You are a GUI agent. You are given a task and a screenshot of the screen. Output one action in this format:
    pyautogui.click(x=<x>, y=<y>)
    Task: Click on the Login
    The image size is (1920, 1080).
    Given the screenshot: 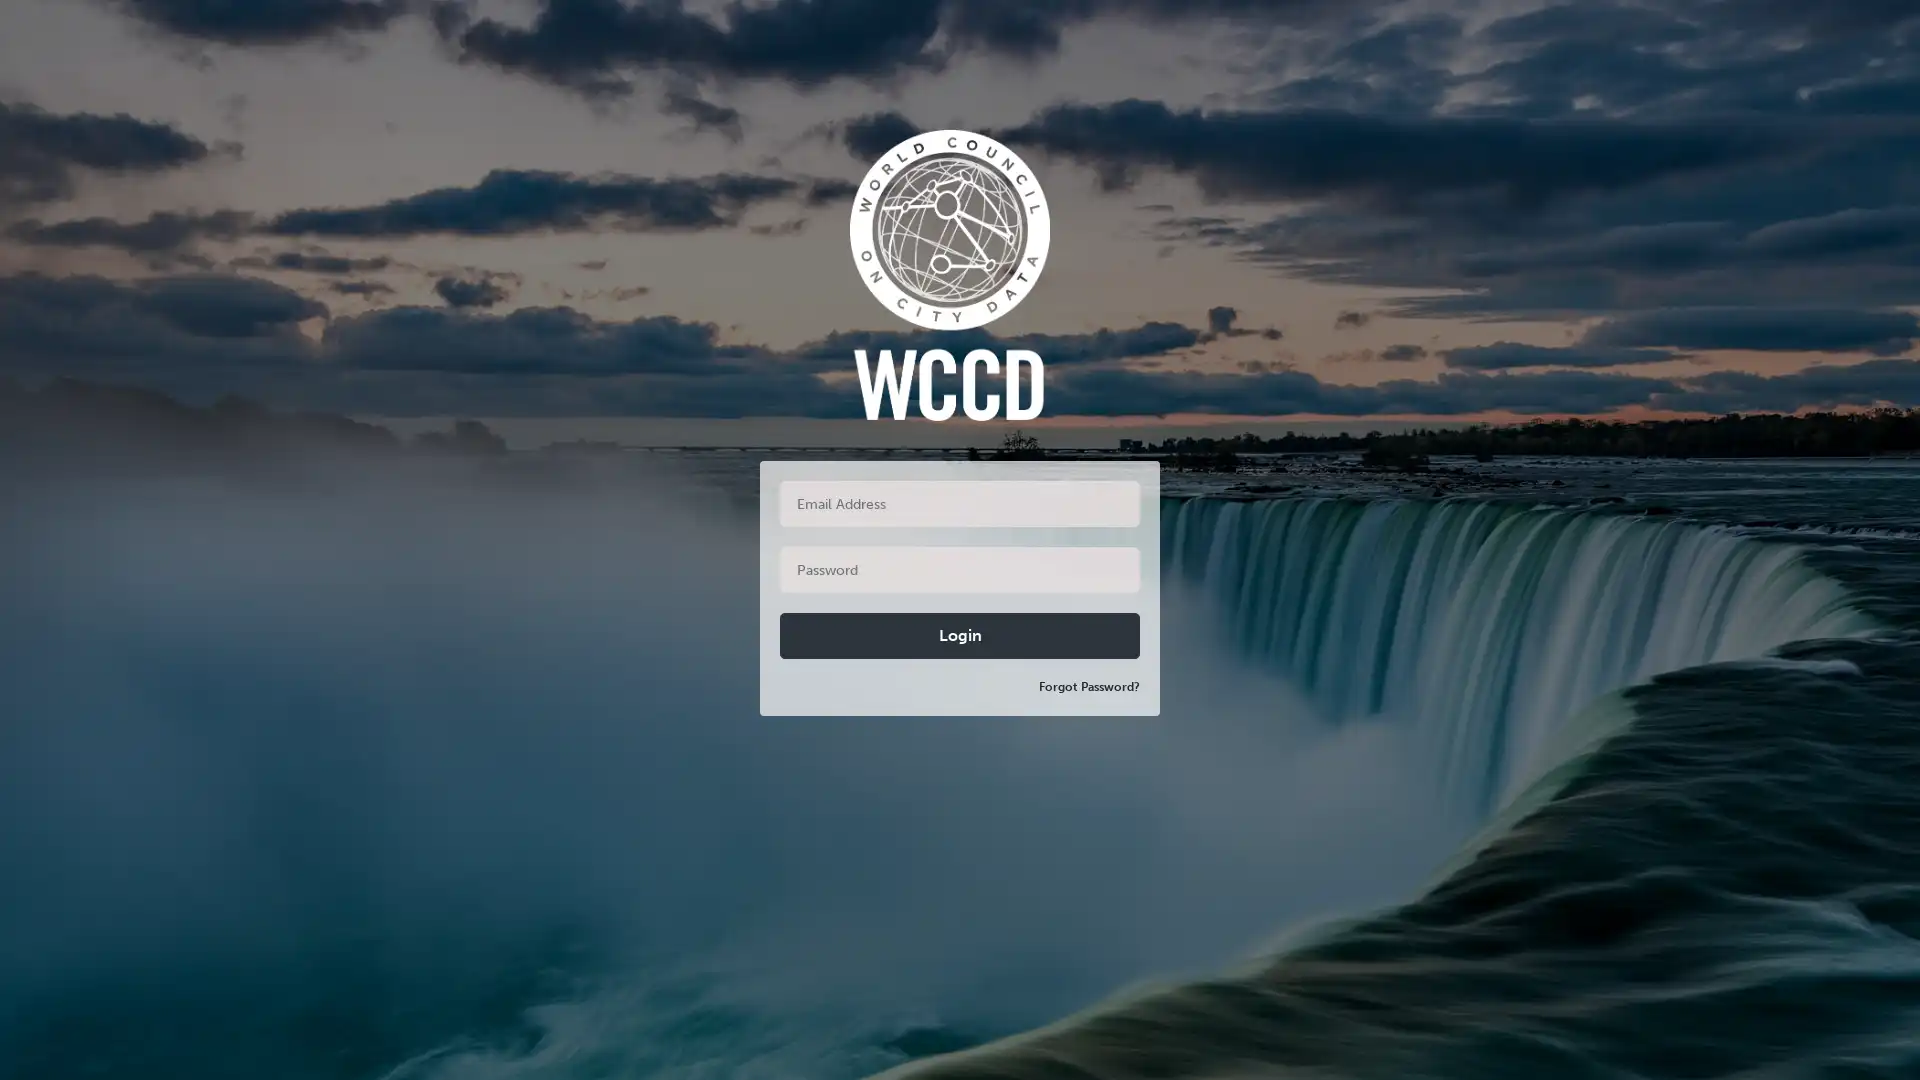 What is the action you would take?
    pyautogui.click(x=960, y=636)
    